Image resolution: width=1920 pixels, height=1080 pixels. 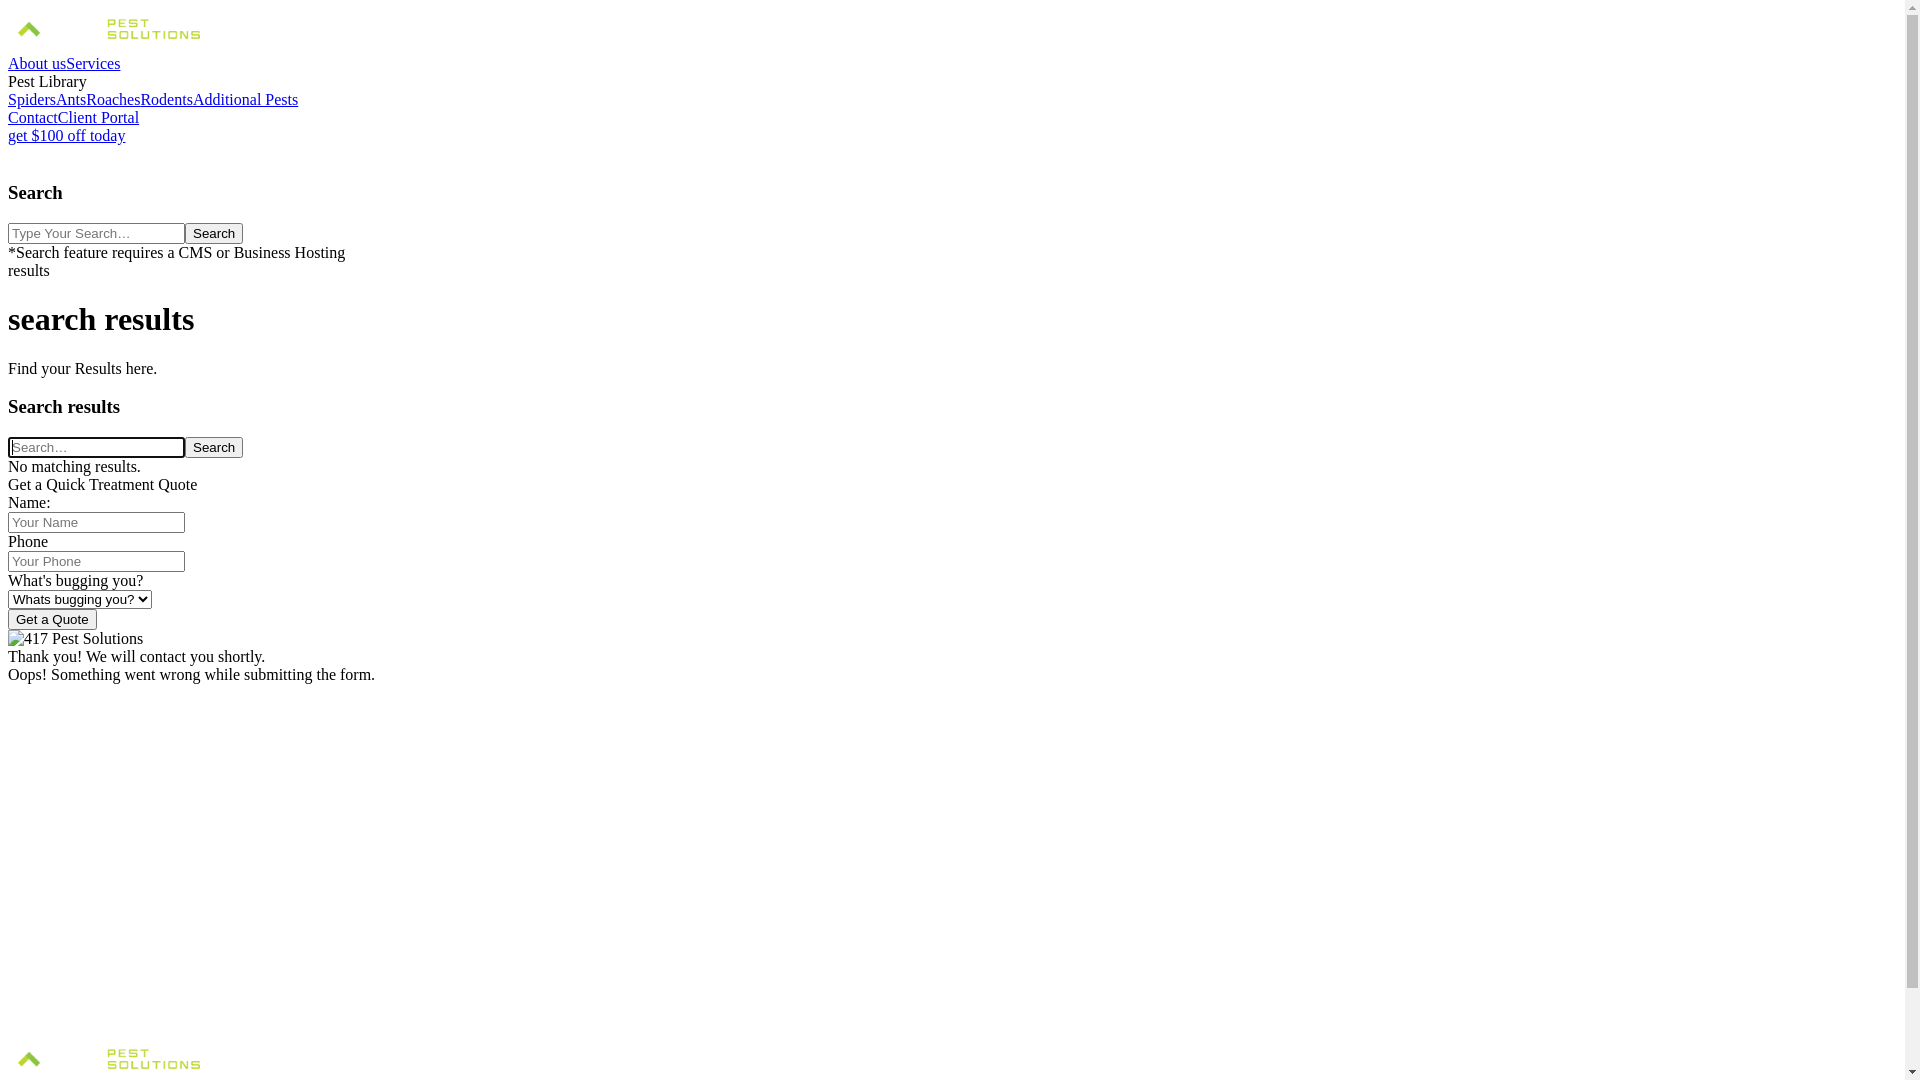 I want to click on 'Client Portal', so click(x=57, y=117).